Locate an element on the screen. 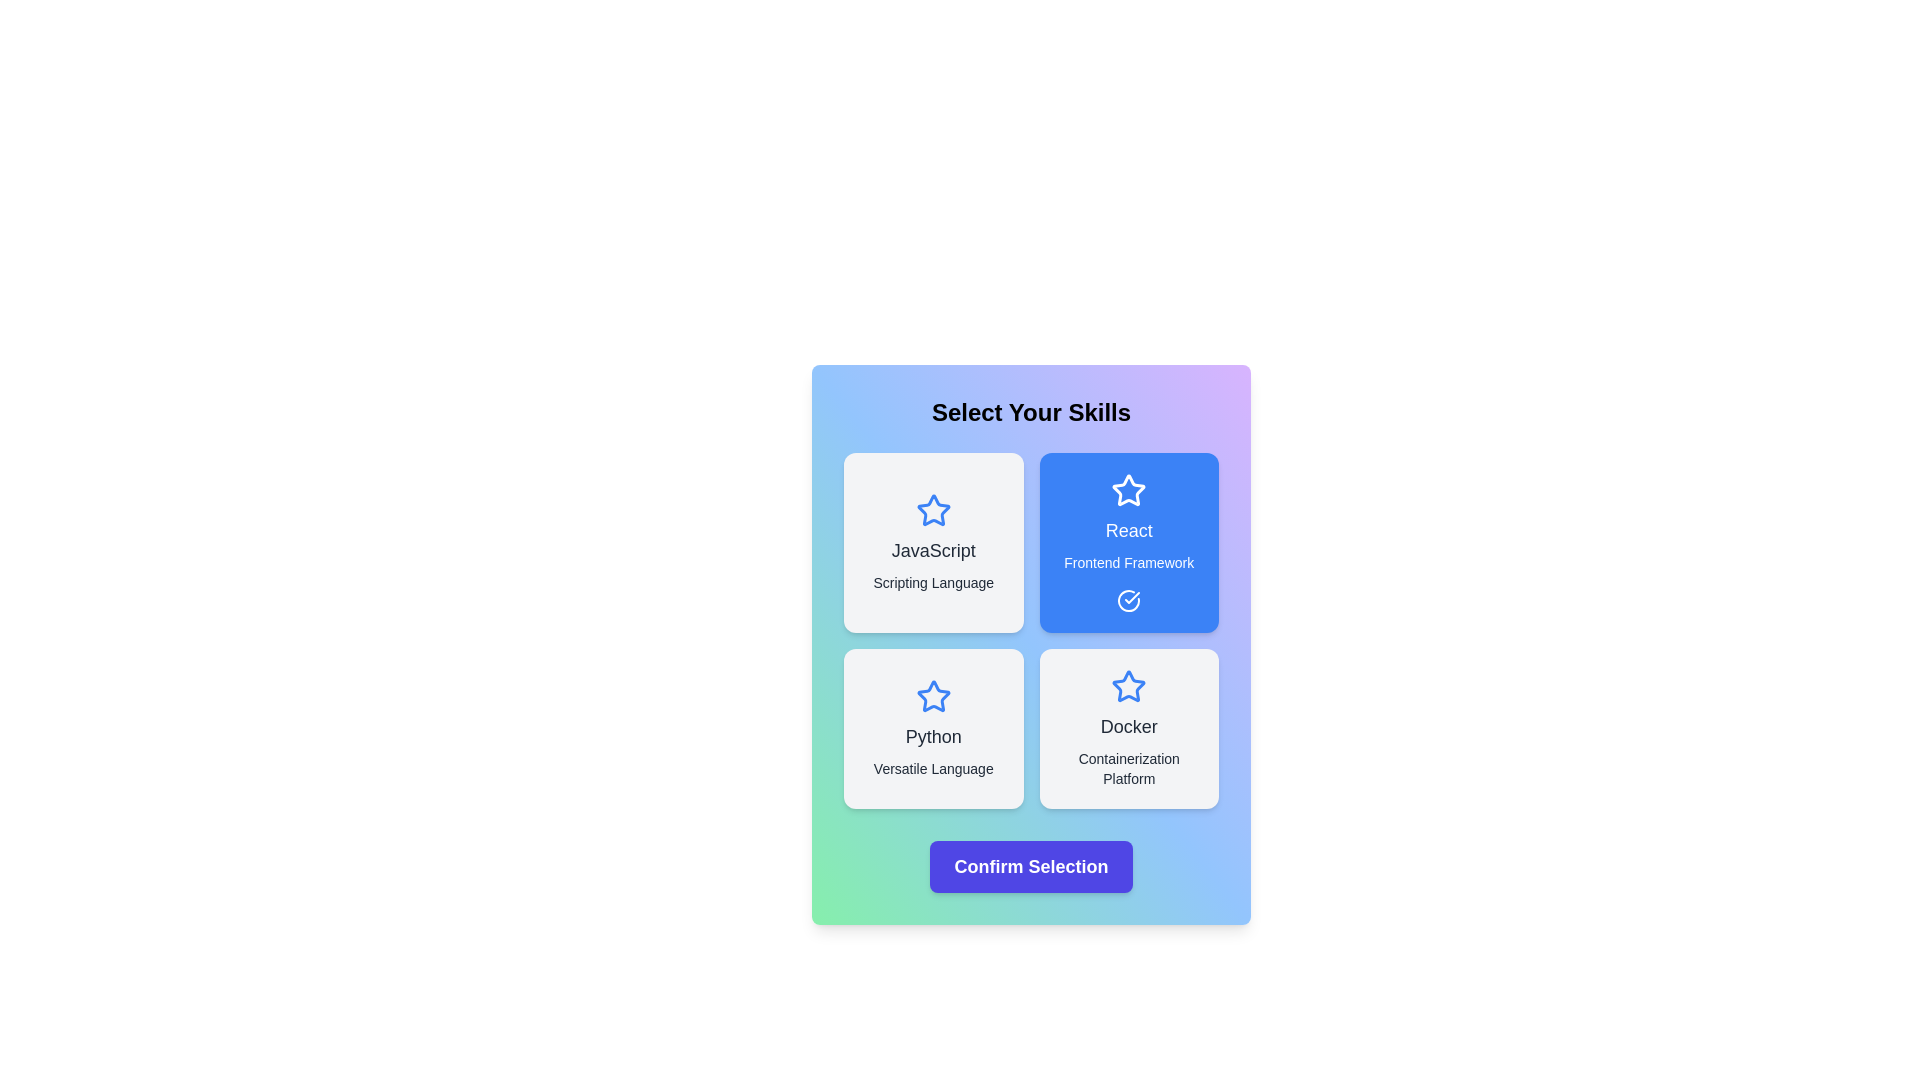 The height and width of the screenshot is (1080, 1920). the skill card labeled React is located at coordinates (1129, 543).